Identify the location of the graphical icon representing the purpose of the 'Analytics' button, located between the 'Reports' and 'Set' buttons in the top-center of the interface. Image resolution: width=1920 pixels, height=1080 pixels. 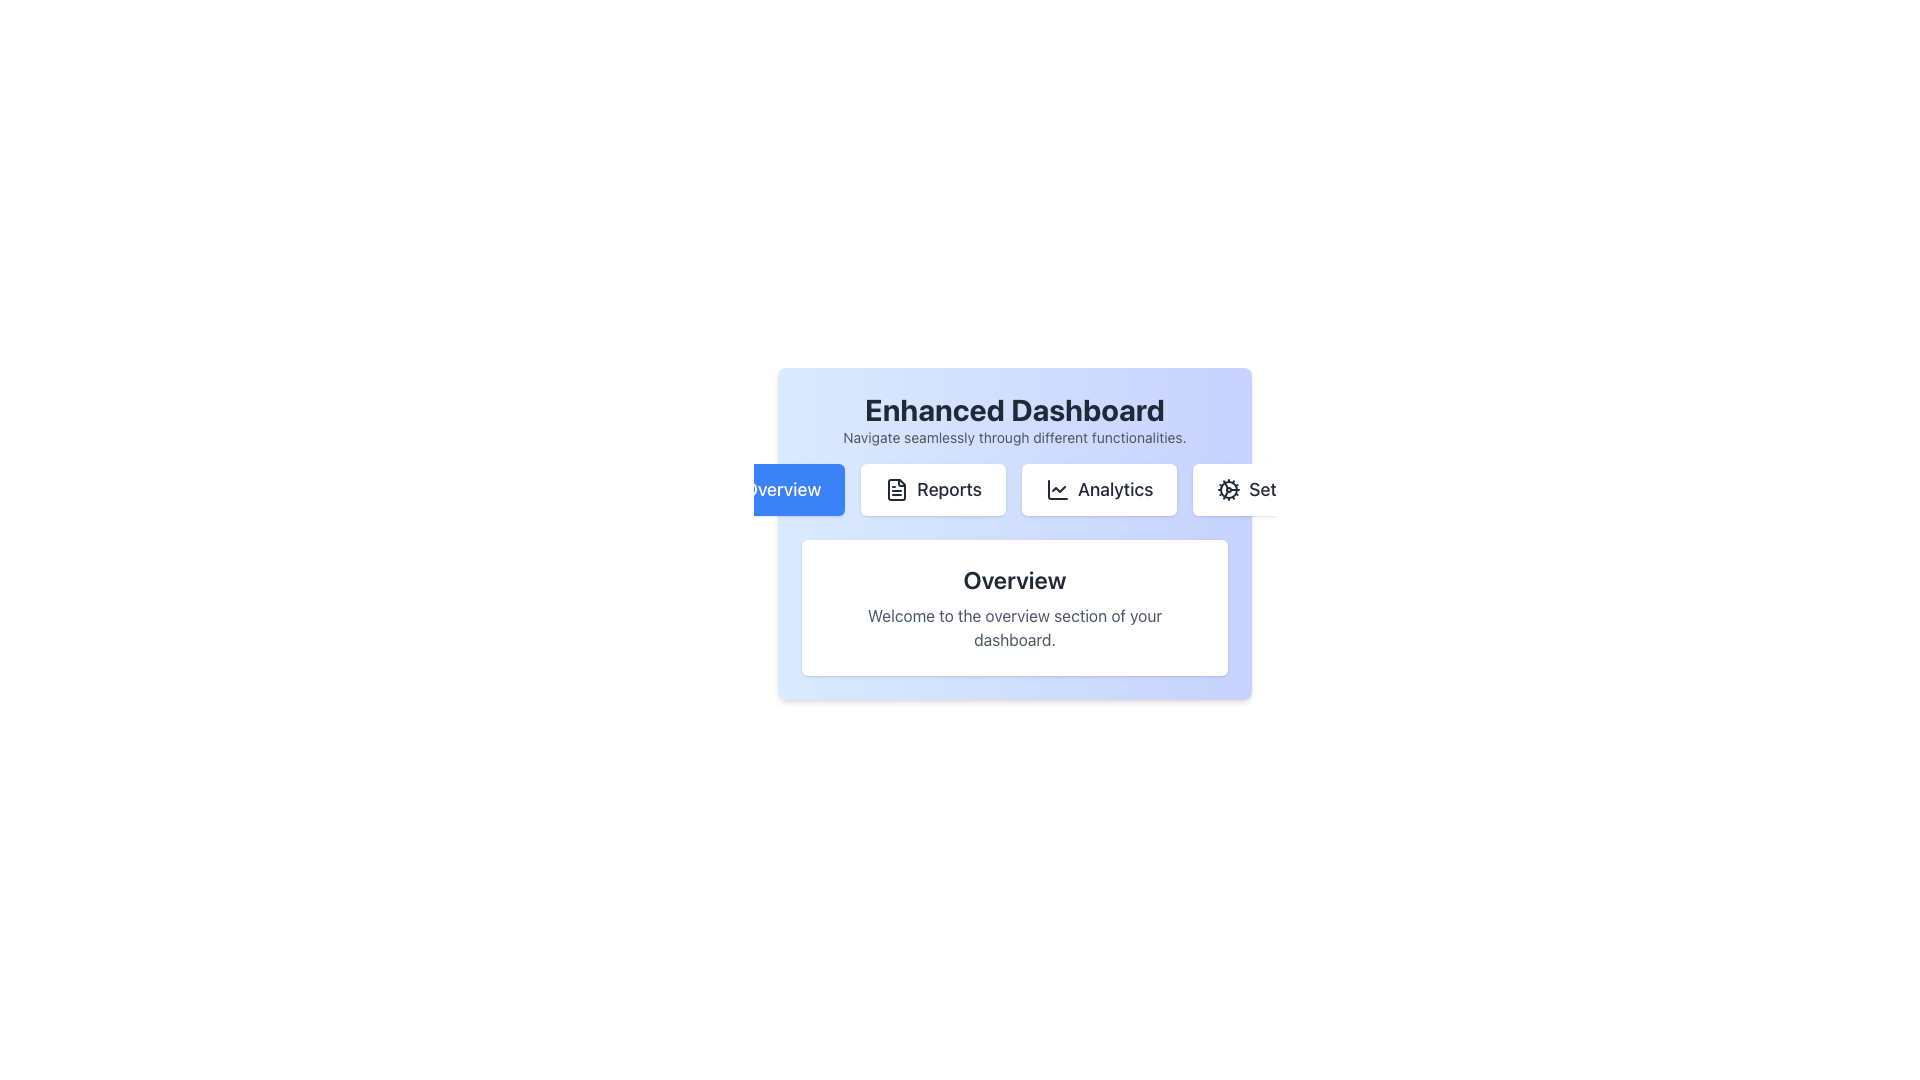
(1056, 489).